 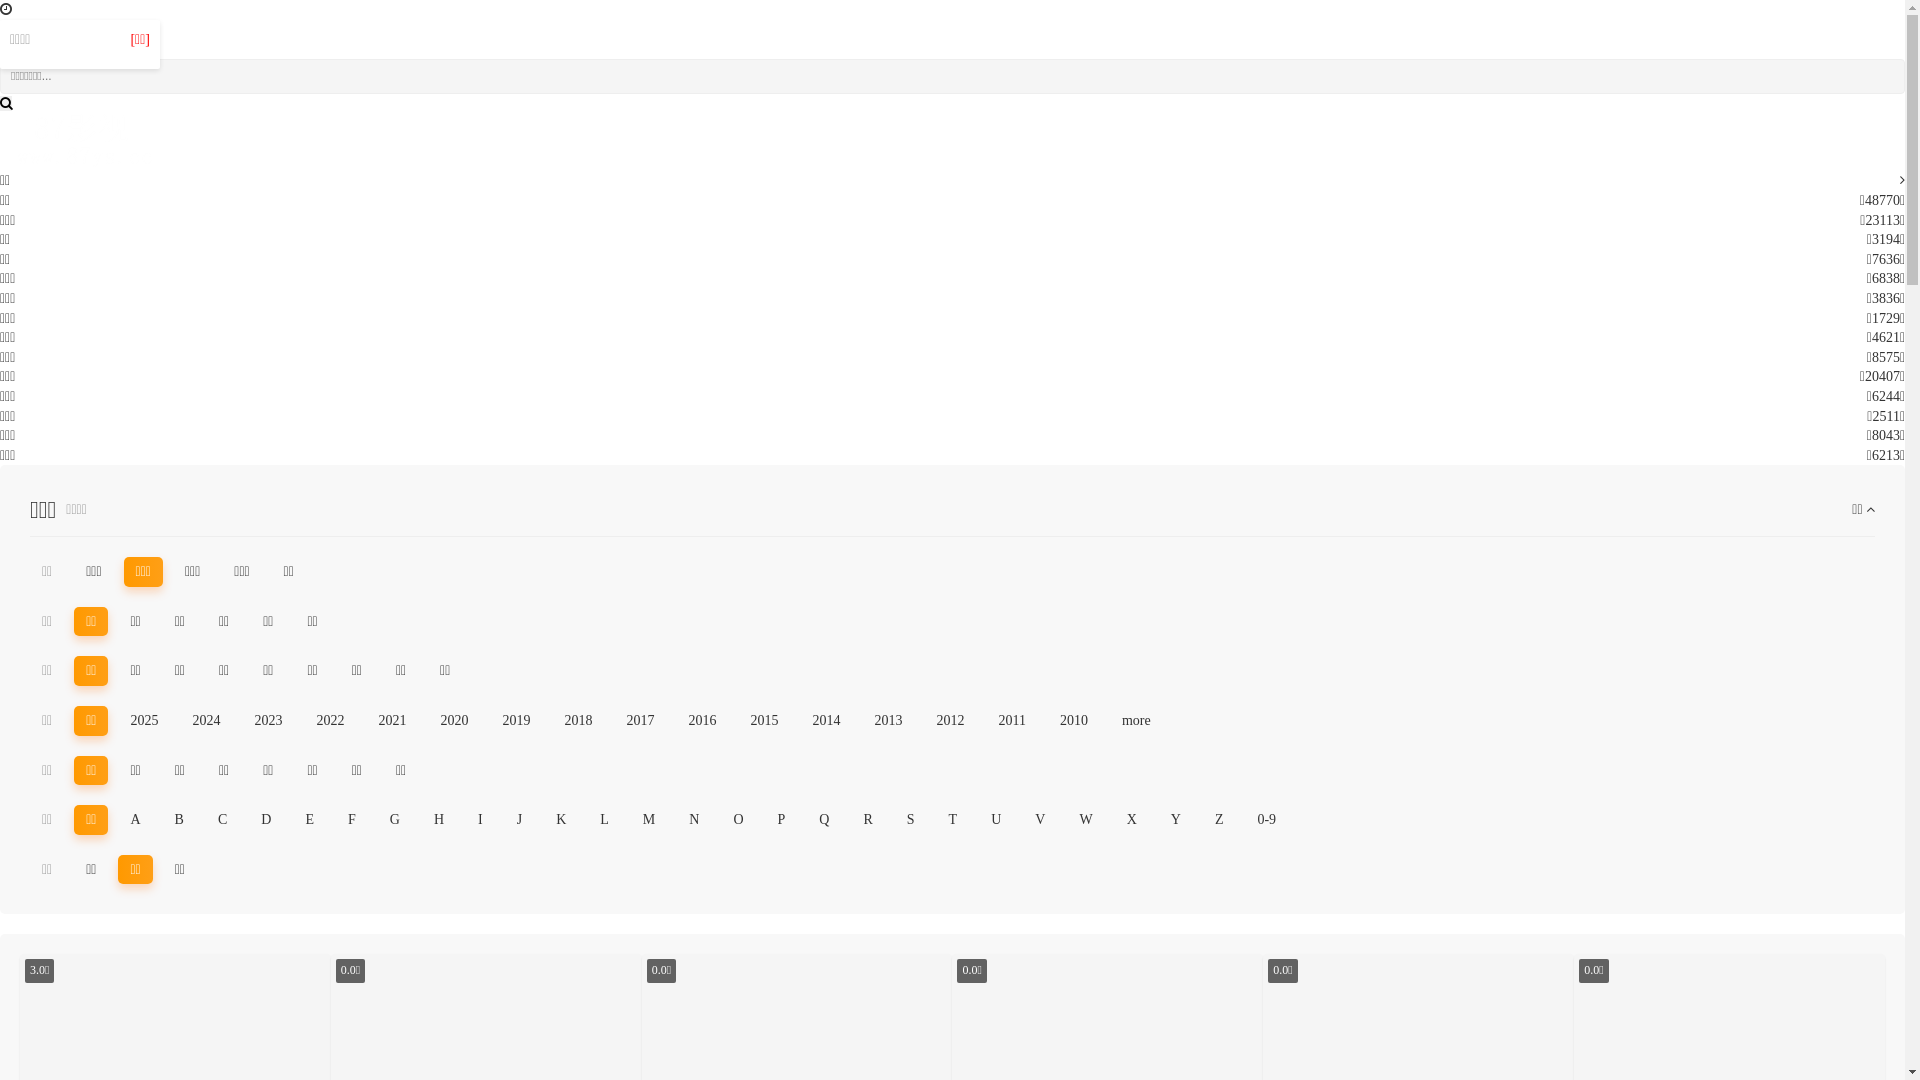 What do you see at coordinates (117, 820) in the screenshot?
I see `'A'` at bounding box center [117, 820].